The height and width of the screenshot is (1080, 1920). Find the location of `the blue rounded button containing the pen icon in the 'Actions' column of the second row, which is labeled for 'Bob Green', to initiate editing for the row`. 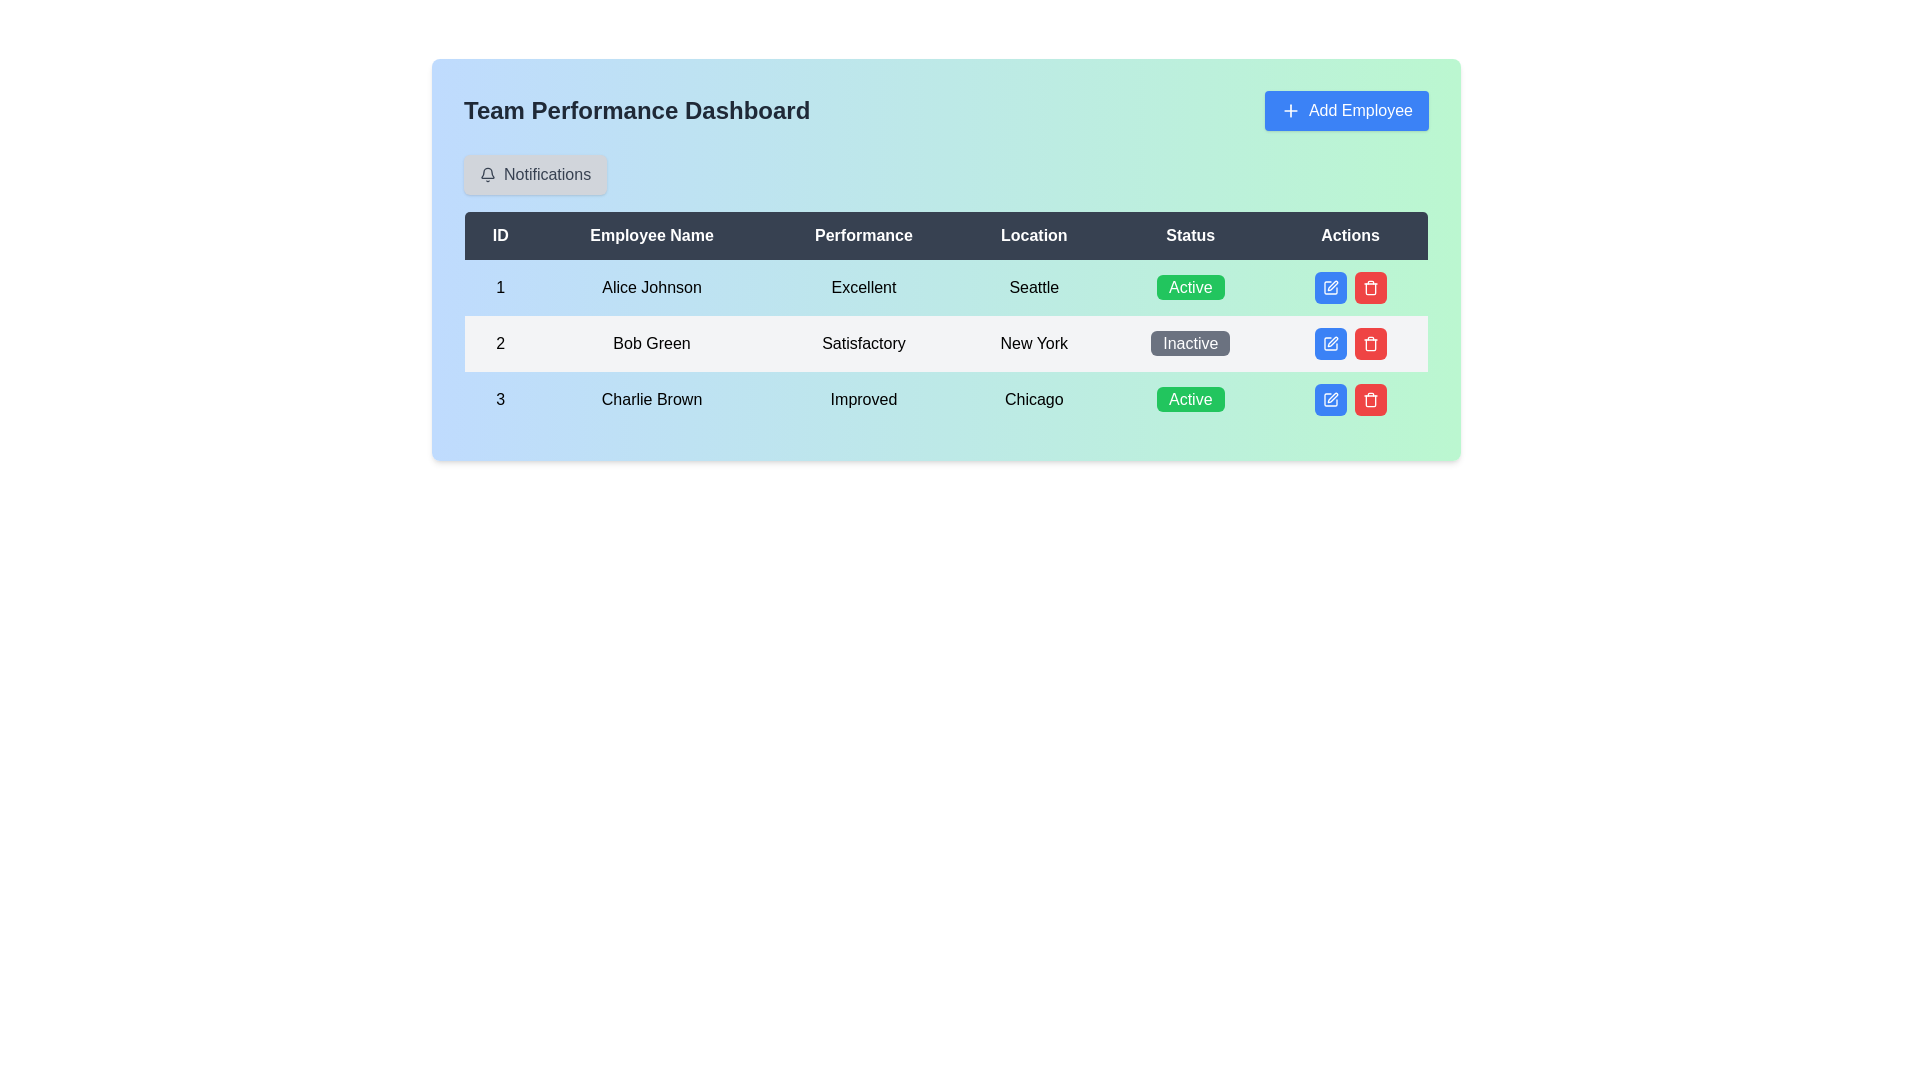

the blue rounded button containing the pen icon in the 'Actions' column of the second row, which is labeled for 'Bob Green', to initiate editing for the row is located at coordinates (1330, 288).